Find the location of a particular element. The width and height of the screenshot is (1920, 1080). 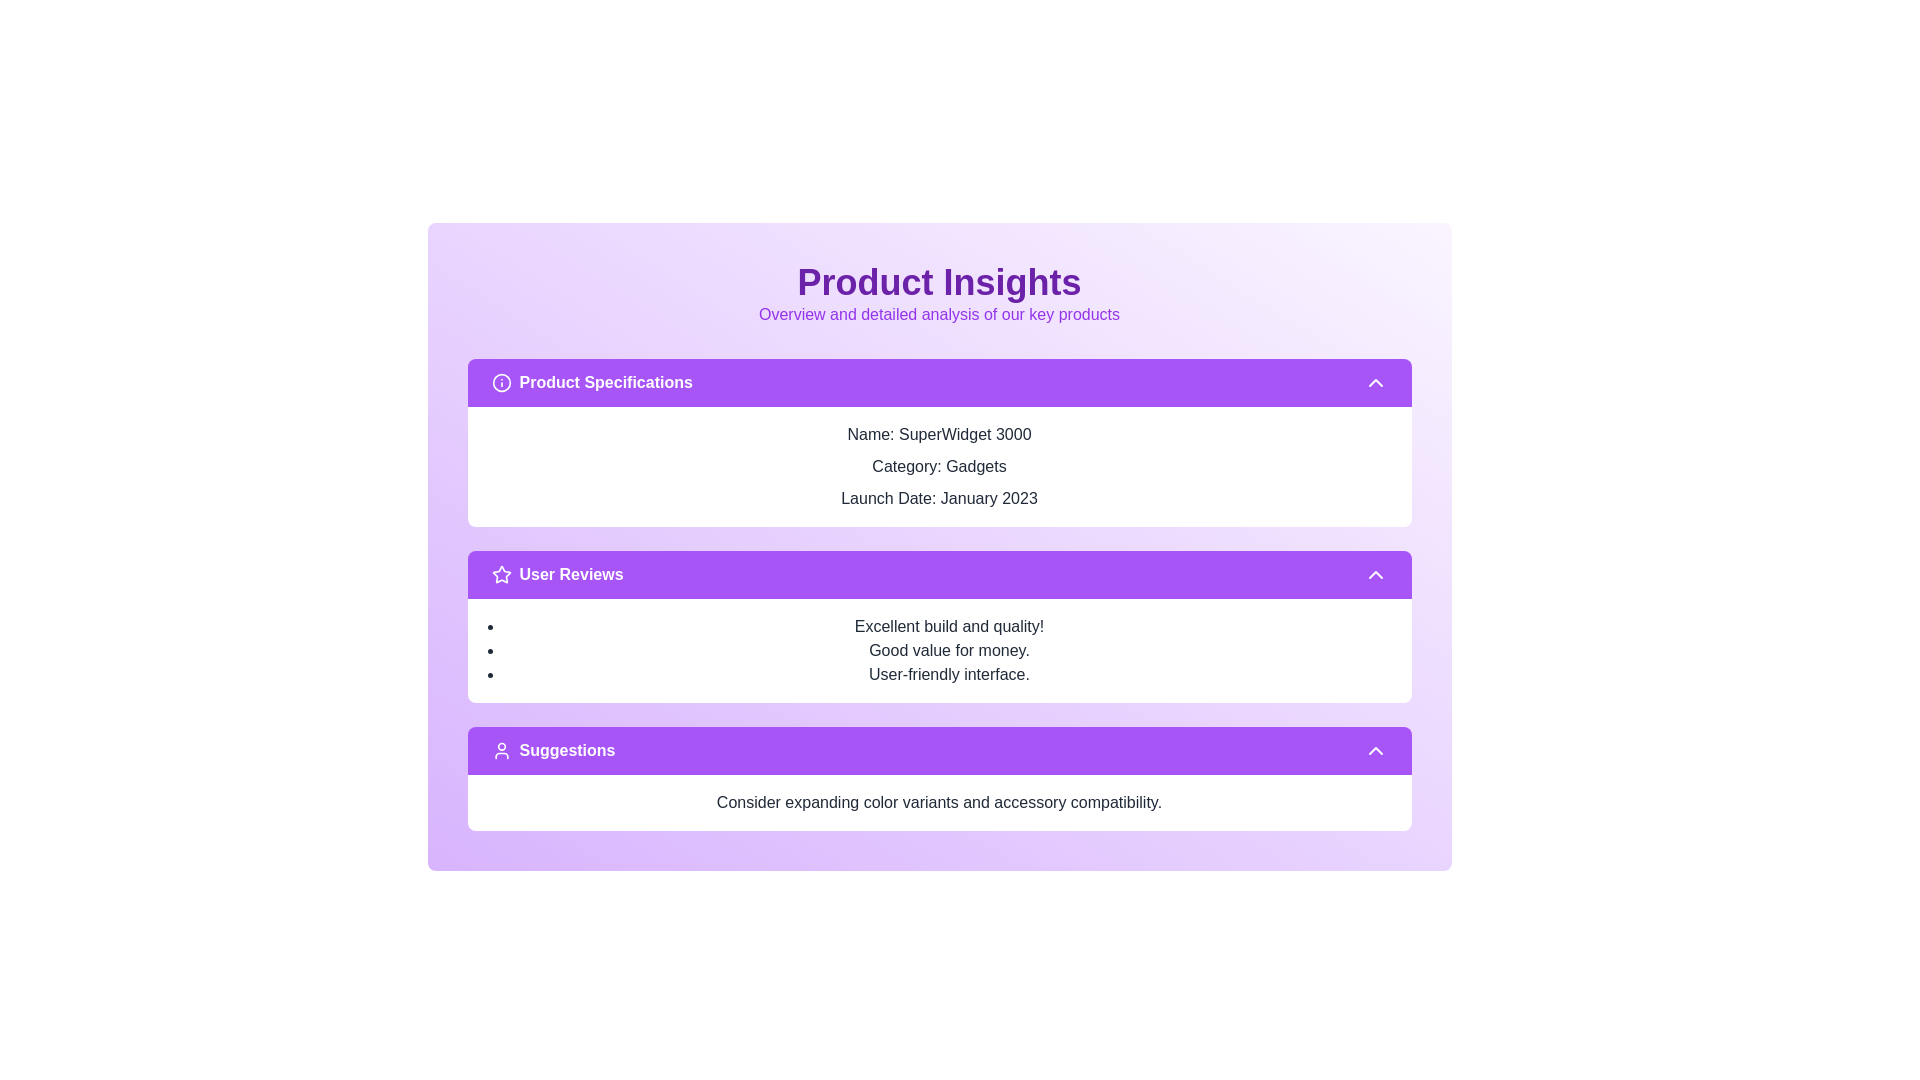

the static text in the third item of the 'User Reviews' section, which conveys user feedback about the product's interface quality is located at coordinates (948, 675).